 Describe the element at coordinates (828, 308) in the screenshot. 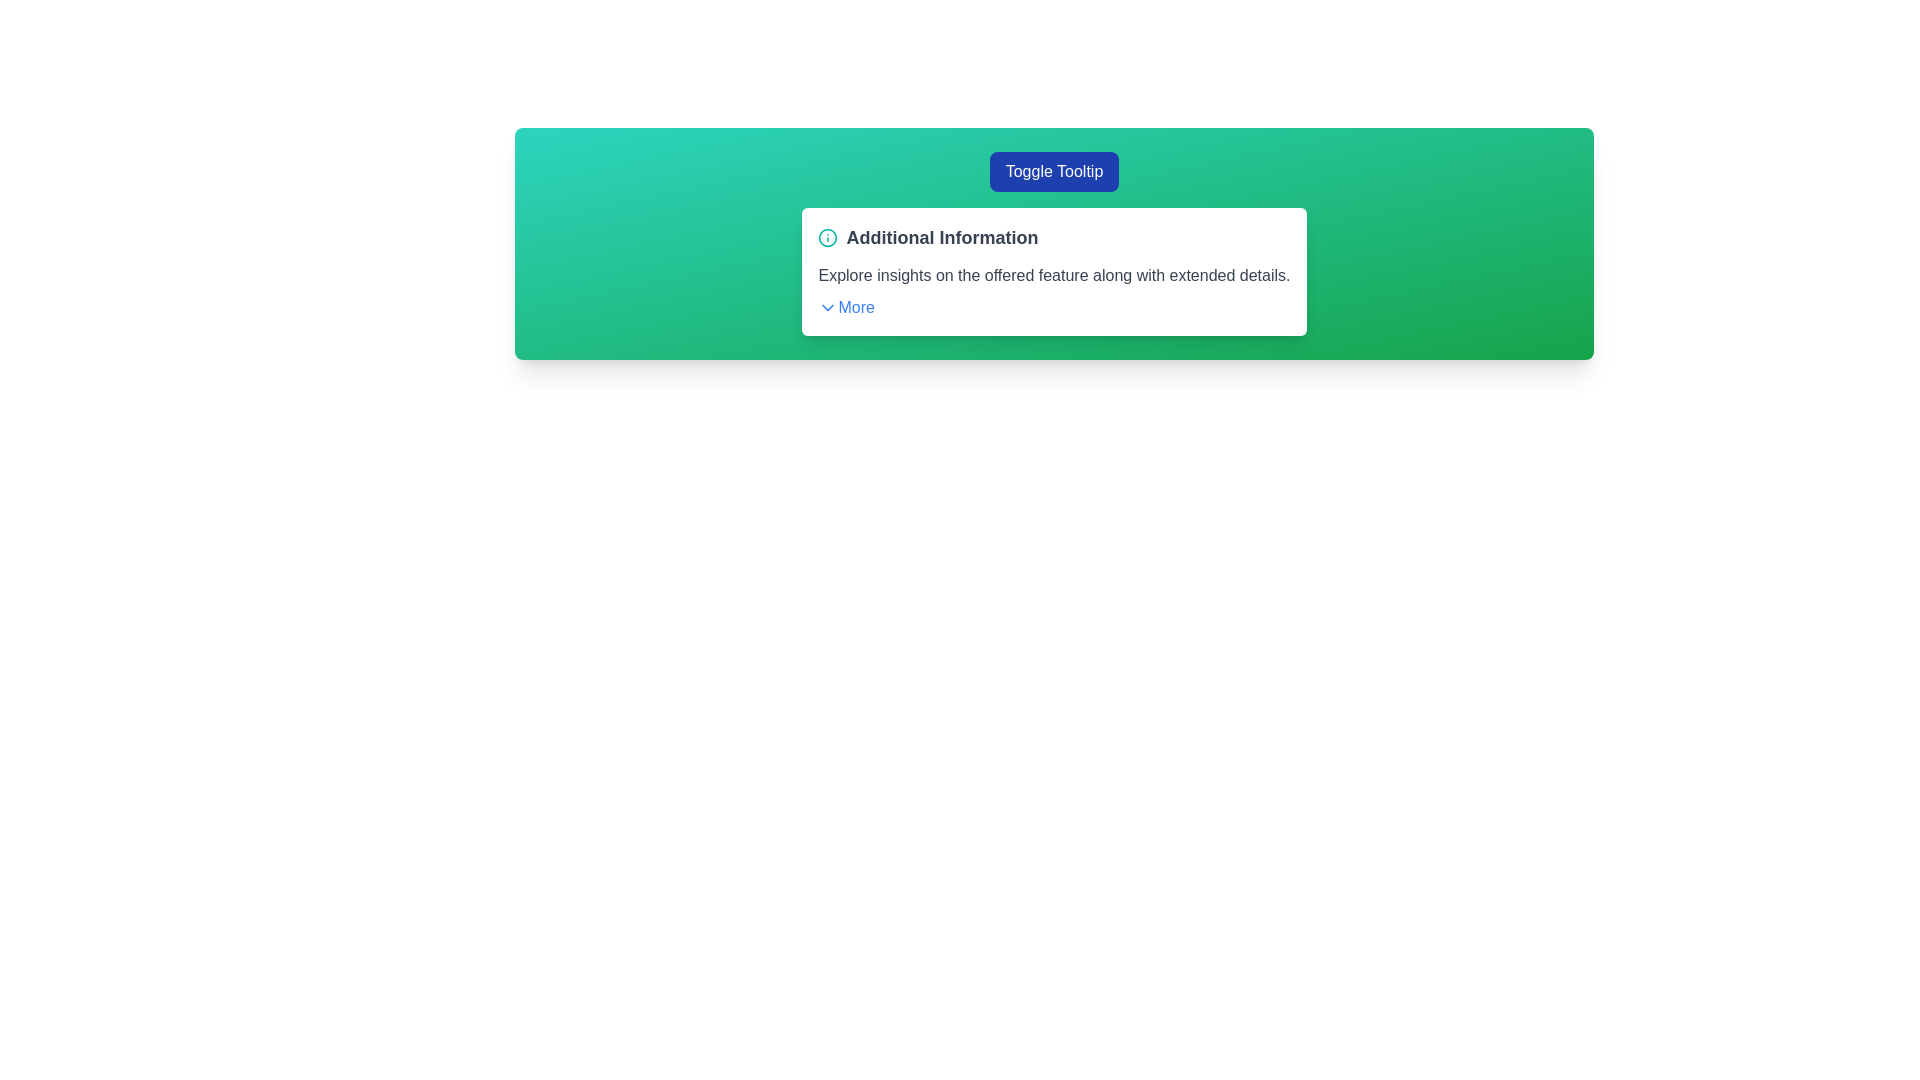

I see `the downwards-pointing chevron-style arrow icon located next to the 'More' text in the green information panel` at that location.